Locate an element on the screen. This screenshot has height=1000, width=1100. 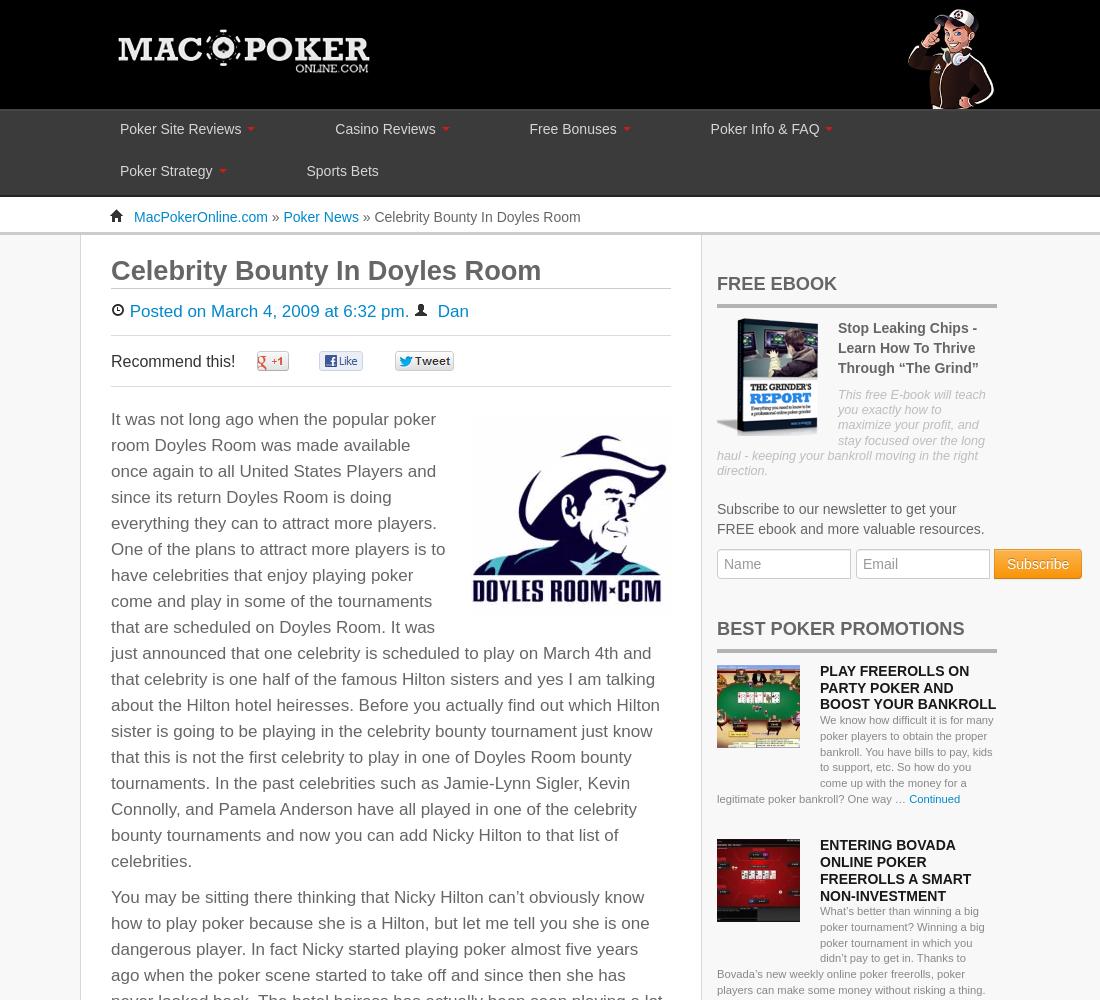
'Recommend this!' is located at coordinates (172, 359).